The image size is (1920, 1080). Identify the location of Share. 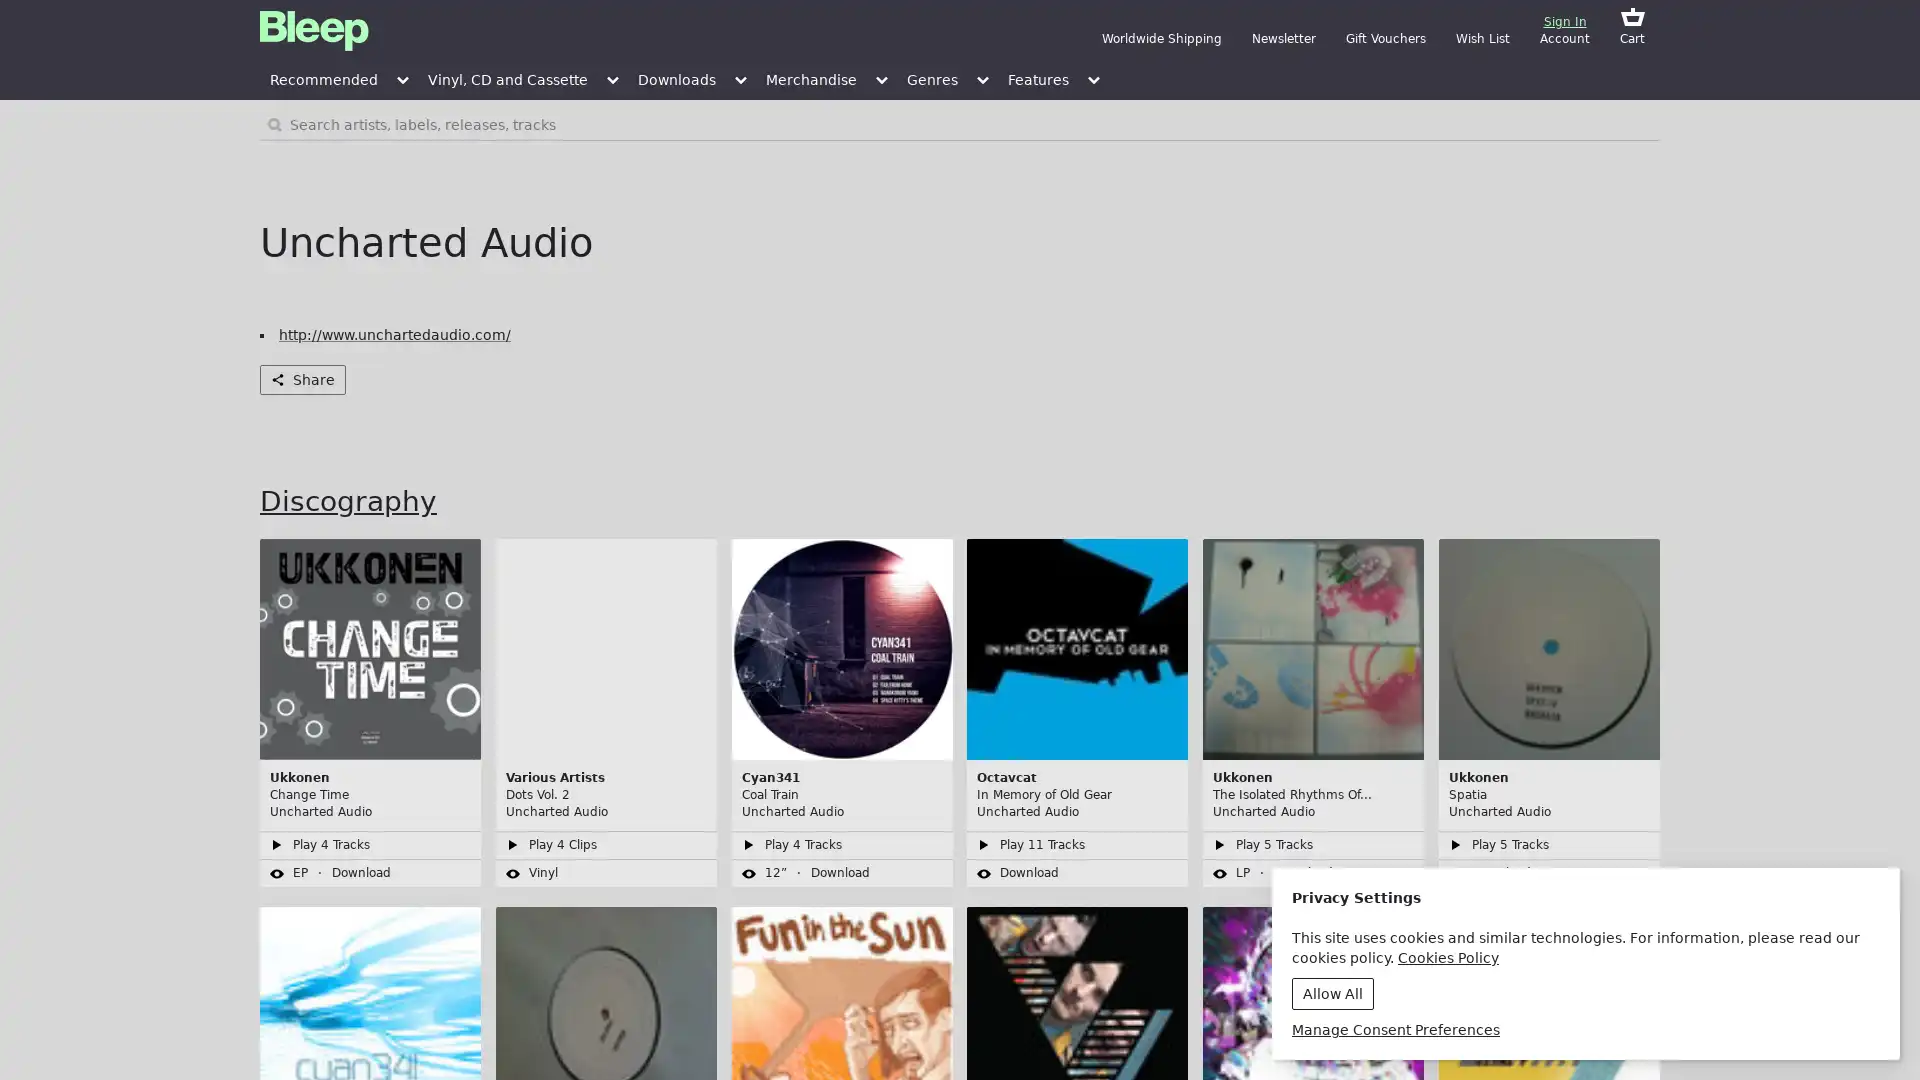
(301, 380).